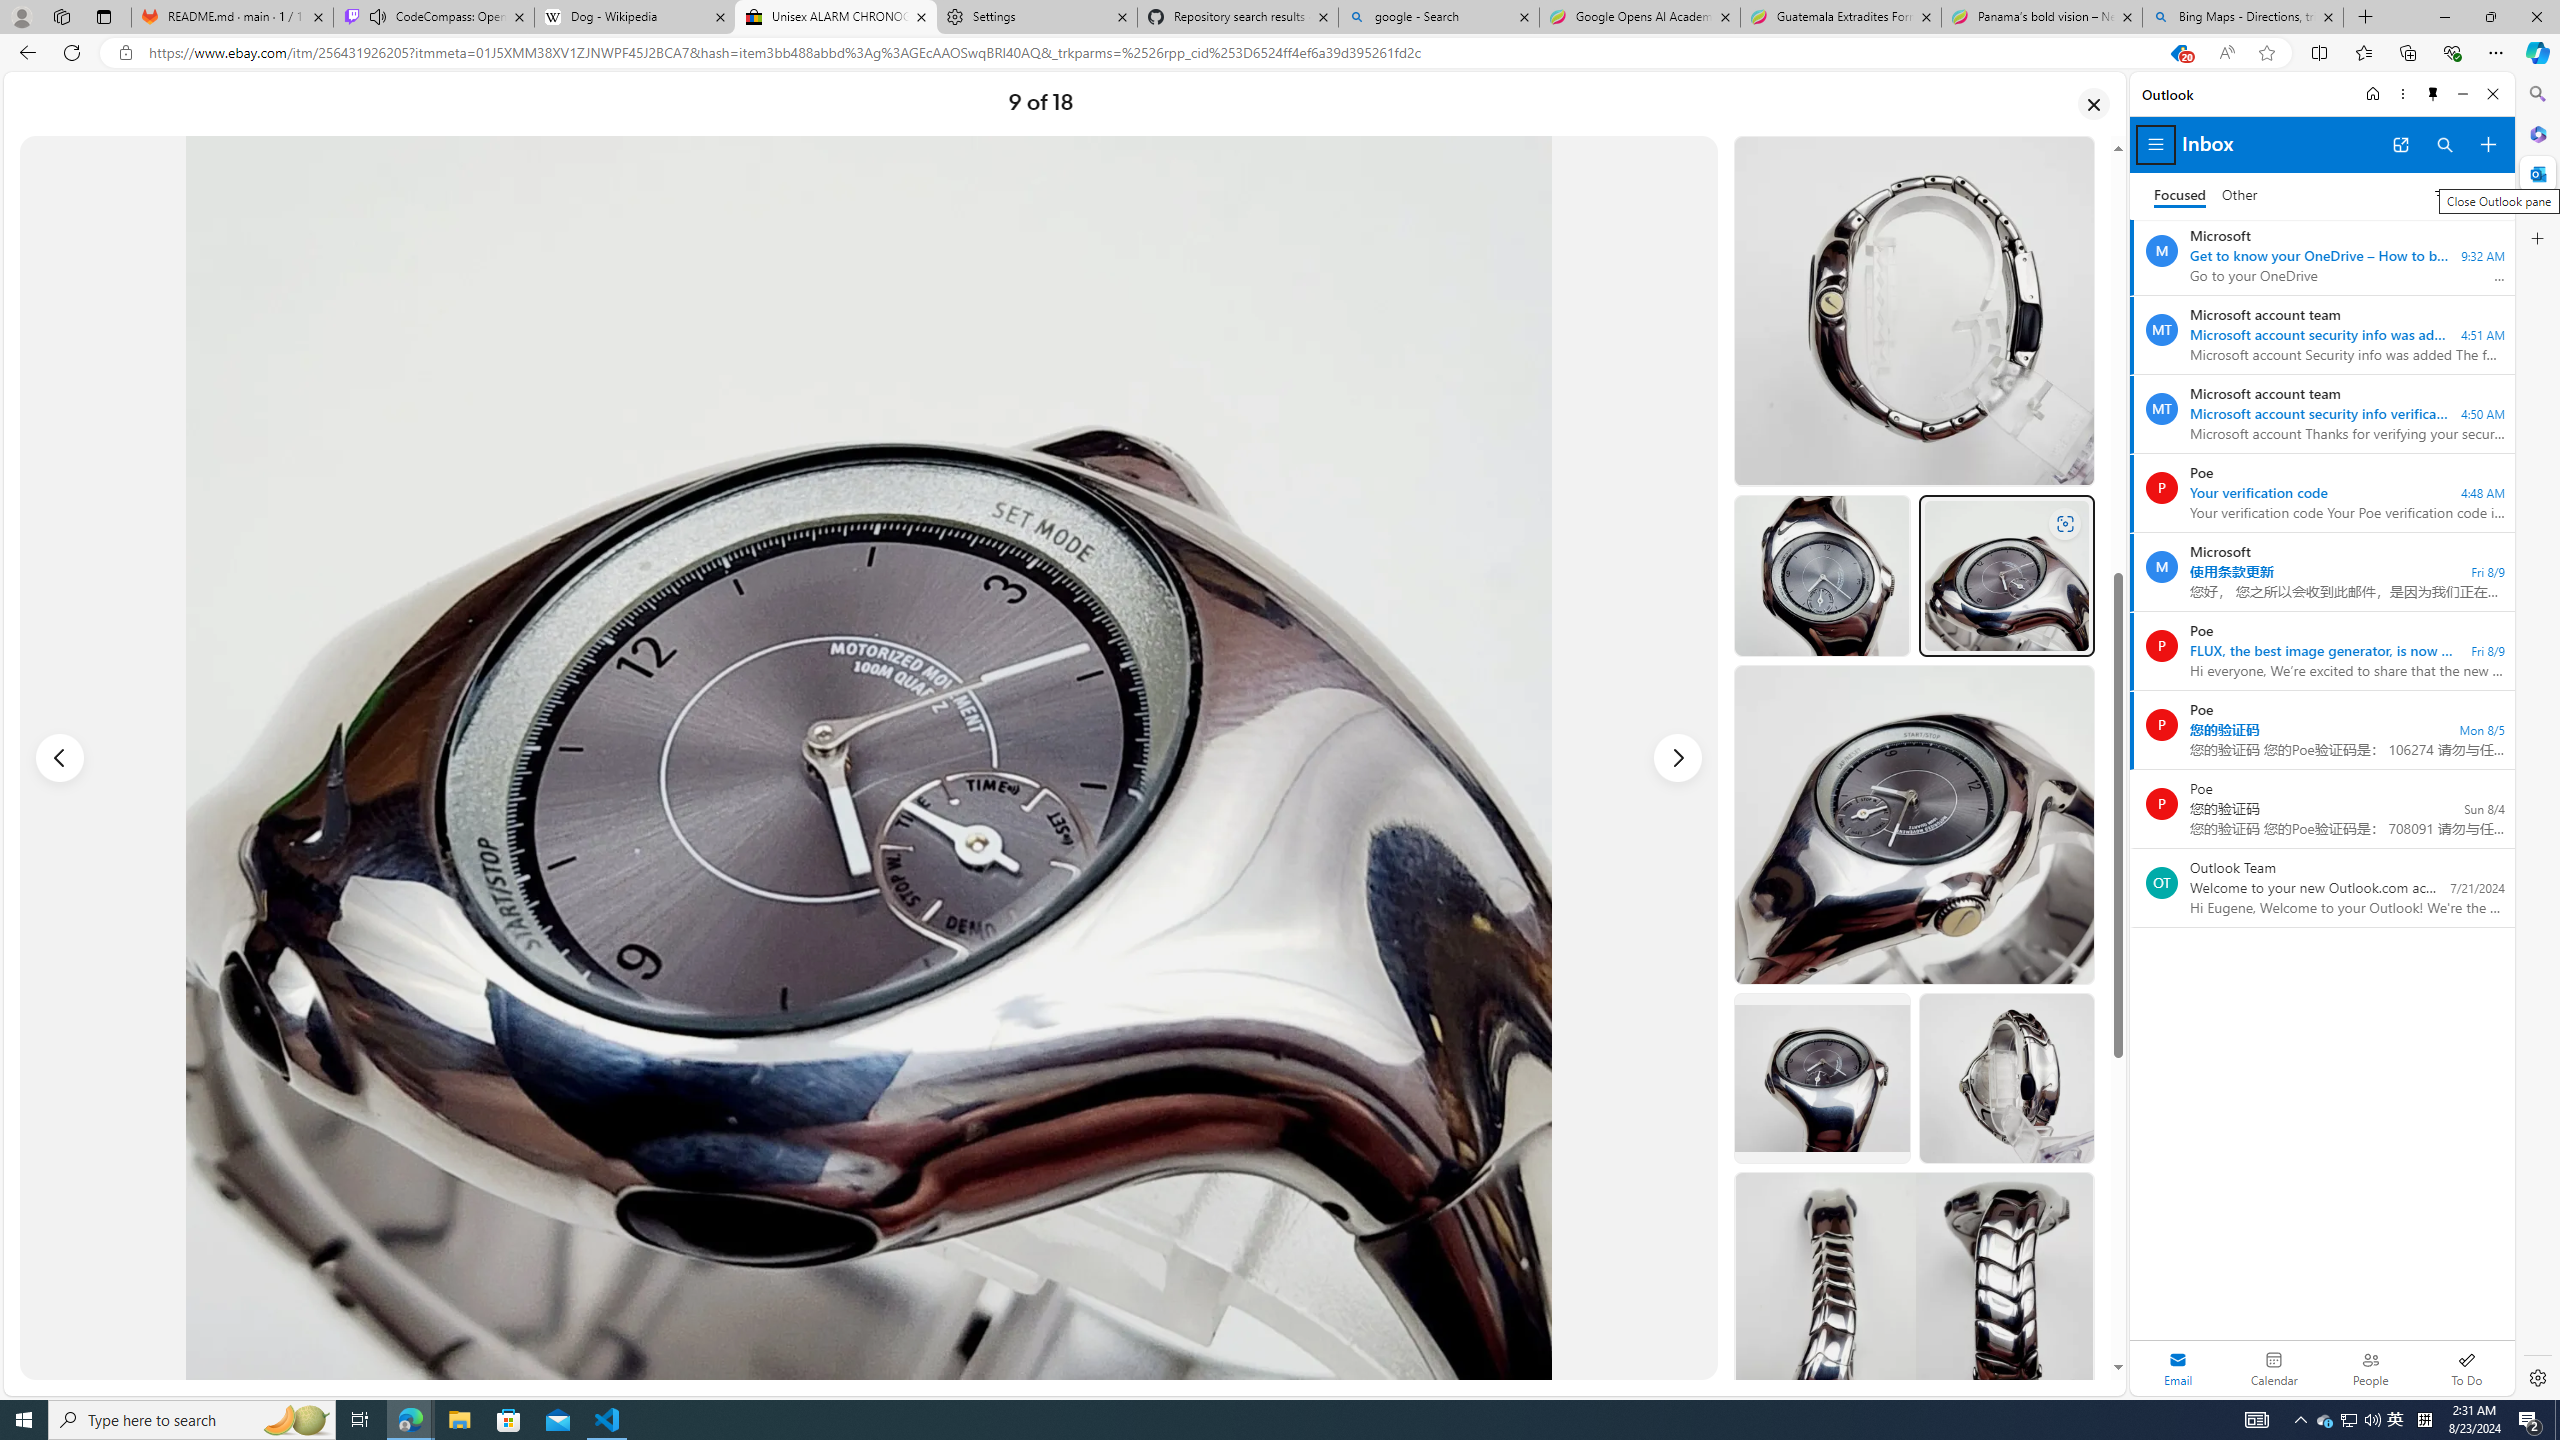  Describe the element at coordinates (2401, 145) in the screenshot. I see `'Open in new tab'` at that location.